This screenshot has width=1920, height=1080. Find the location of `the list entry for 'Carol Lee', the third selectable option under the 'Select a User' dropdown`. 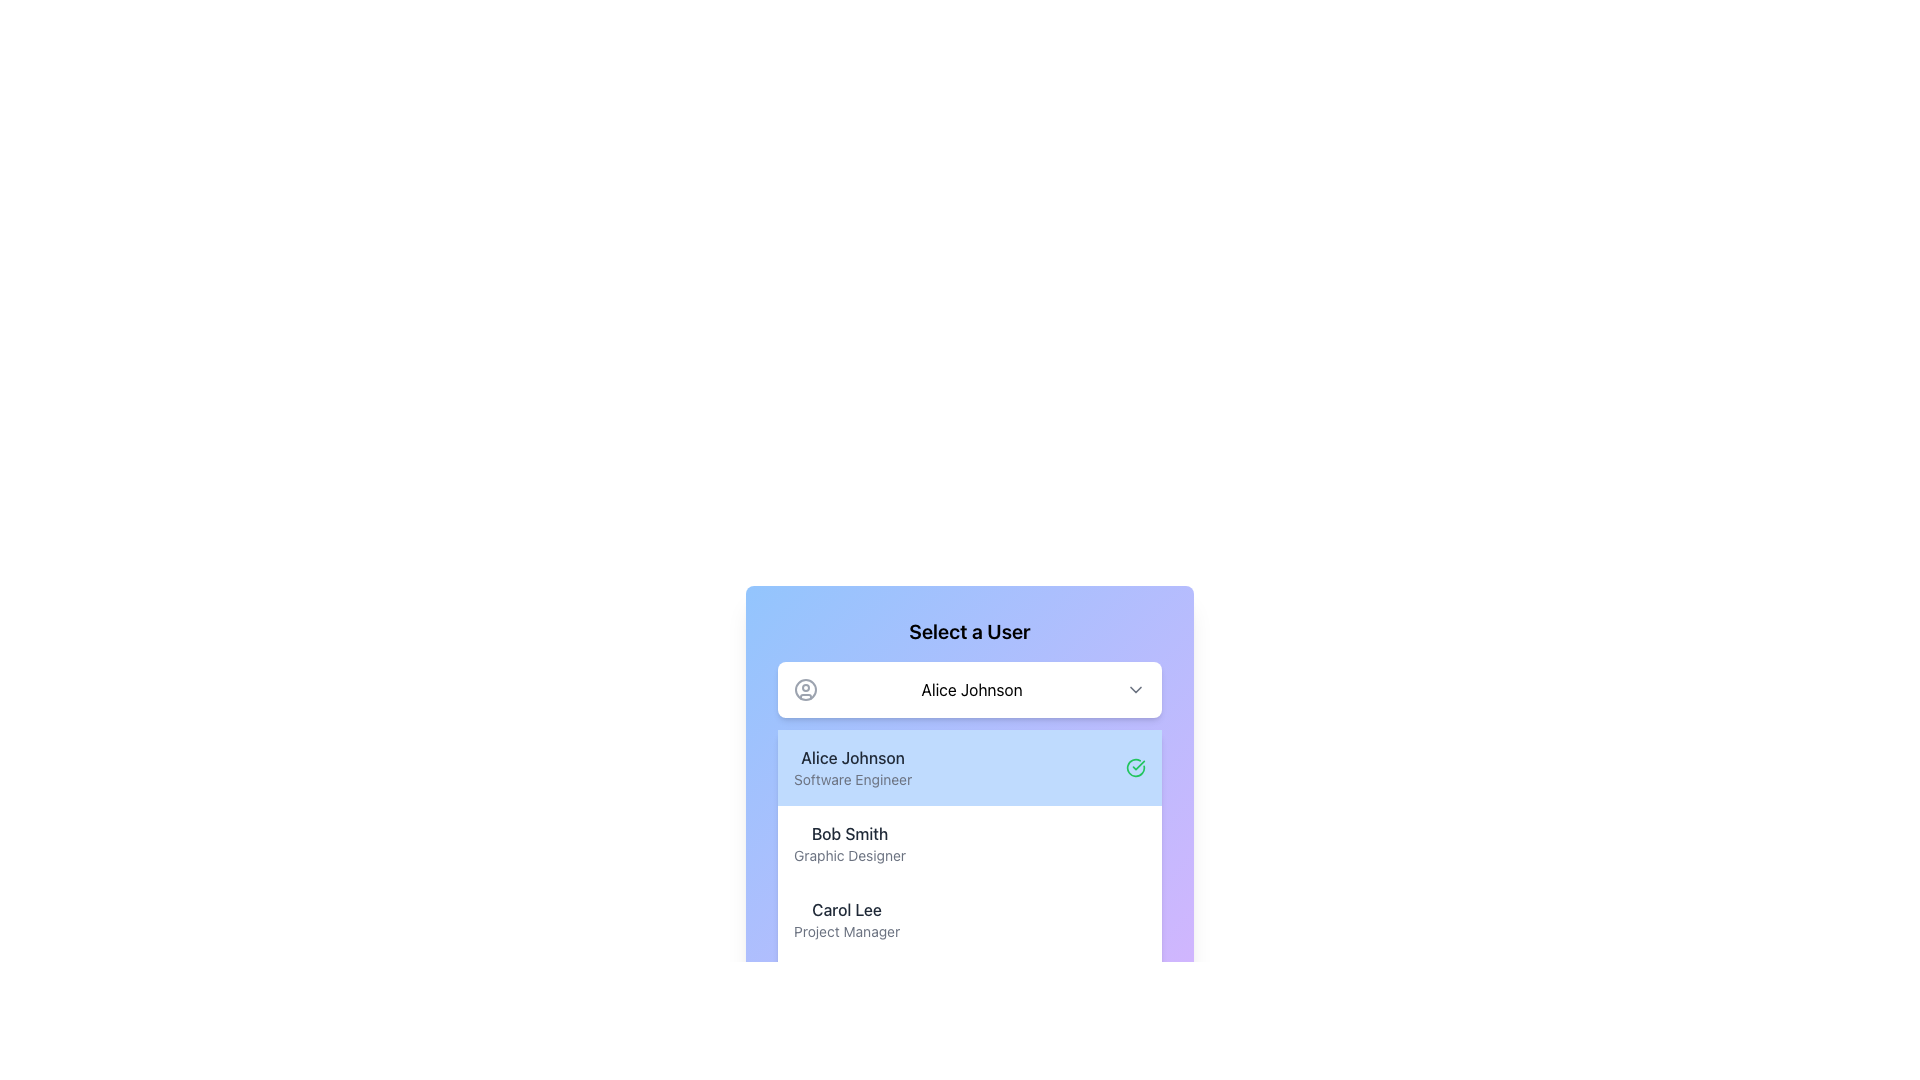

the list entry for 'Carol Lee', the third selectable option under the 'Select a User' dropdown is located at coordinates (969, 920).